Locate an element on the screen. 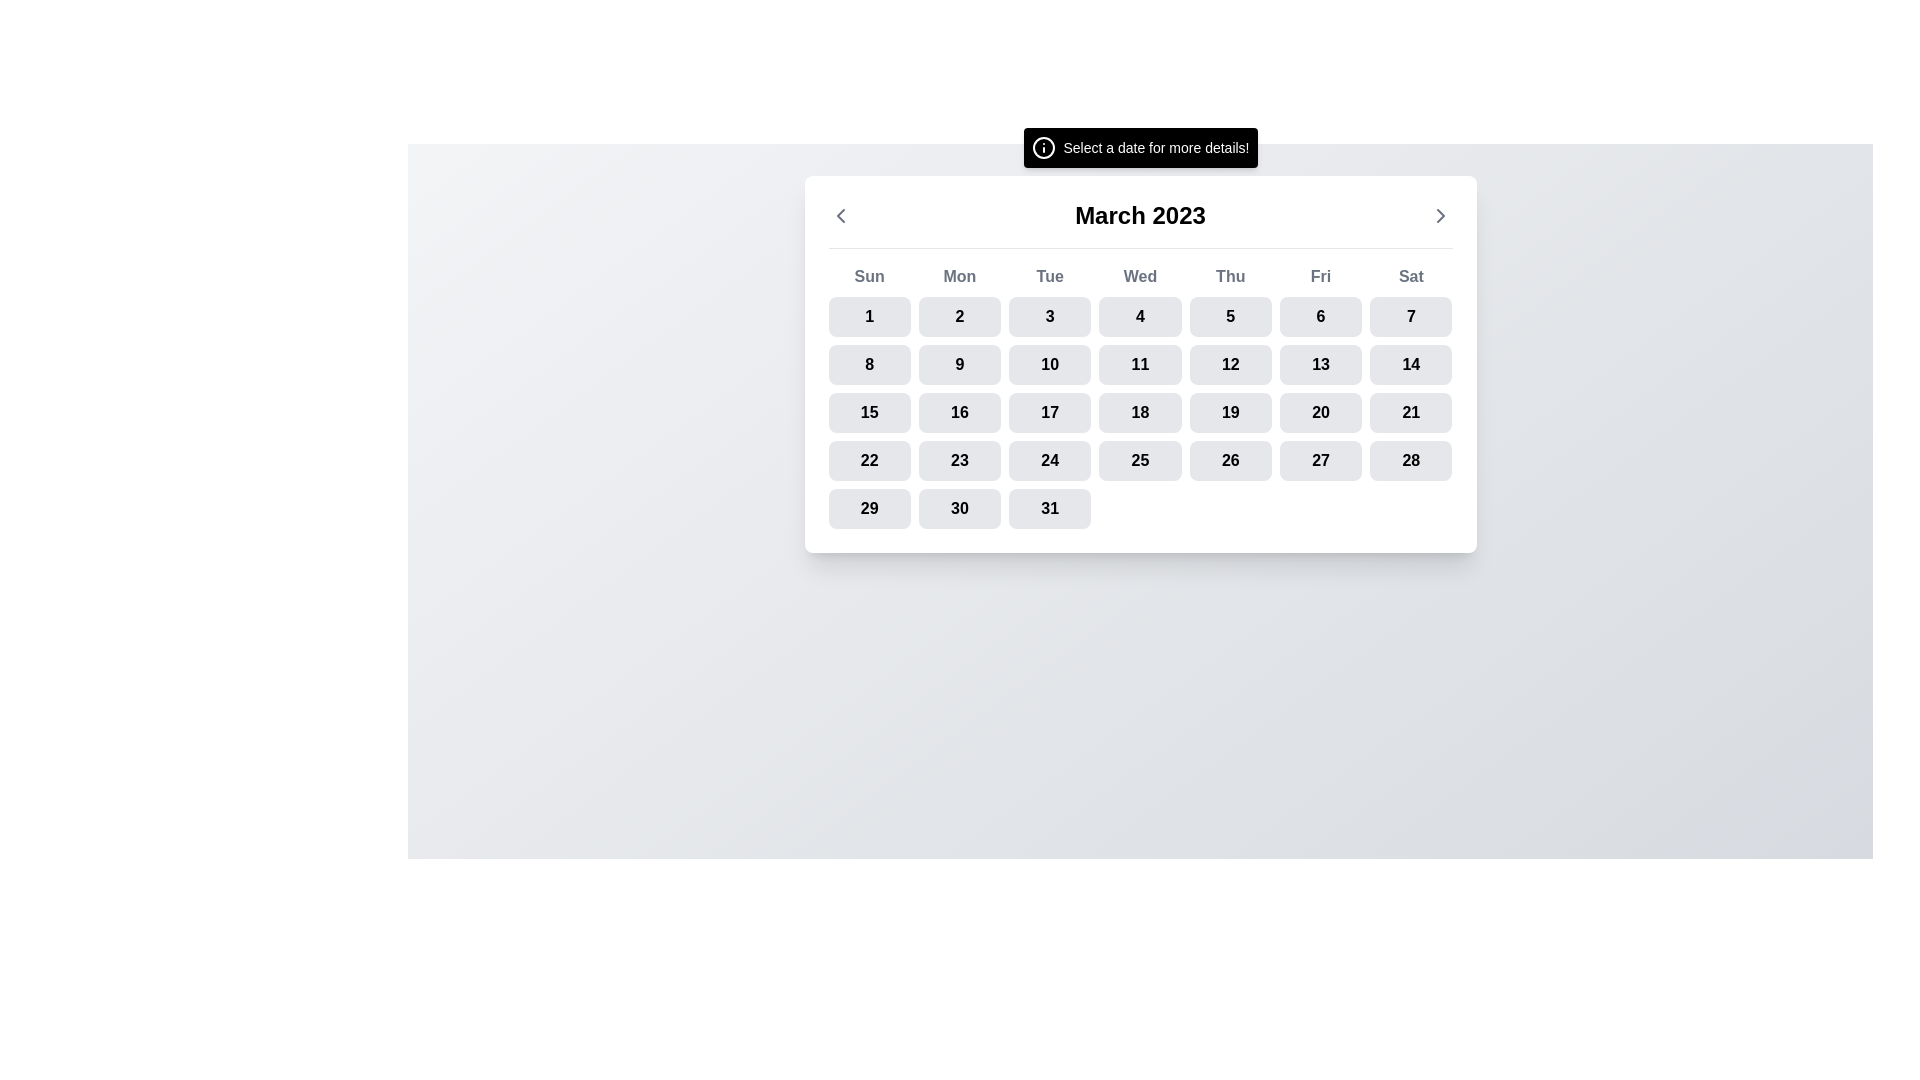  the informational label denoting the abbreviation for Tuesday in the calendar's weekday header row, which is the third weekday name from the left is located at coordinates (1049, 277).